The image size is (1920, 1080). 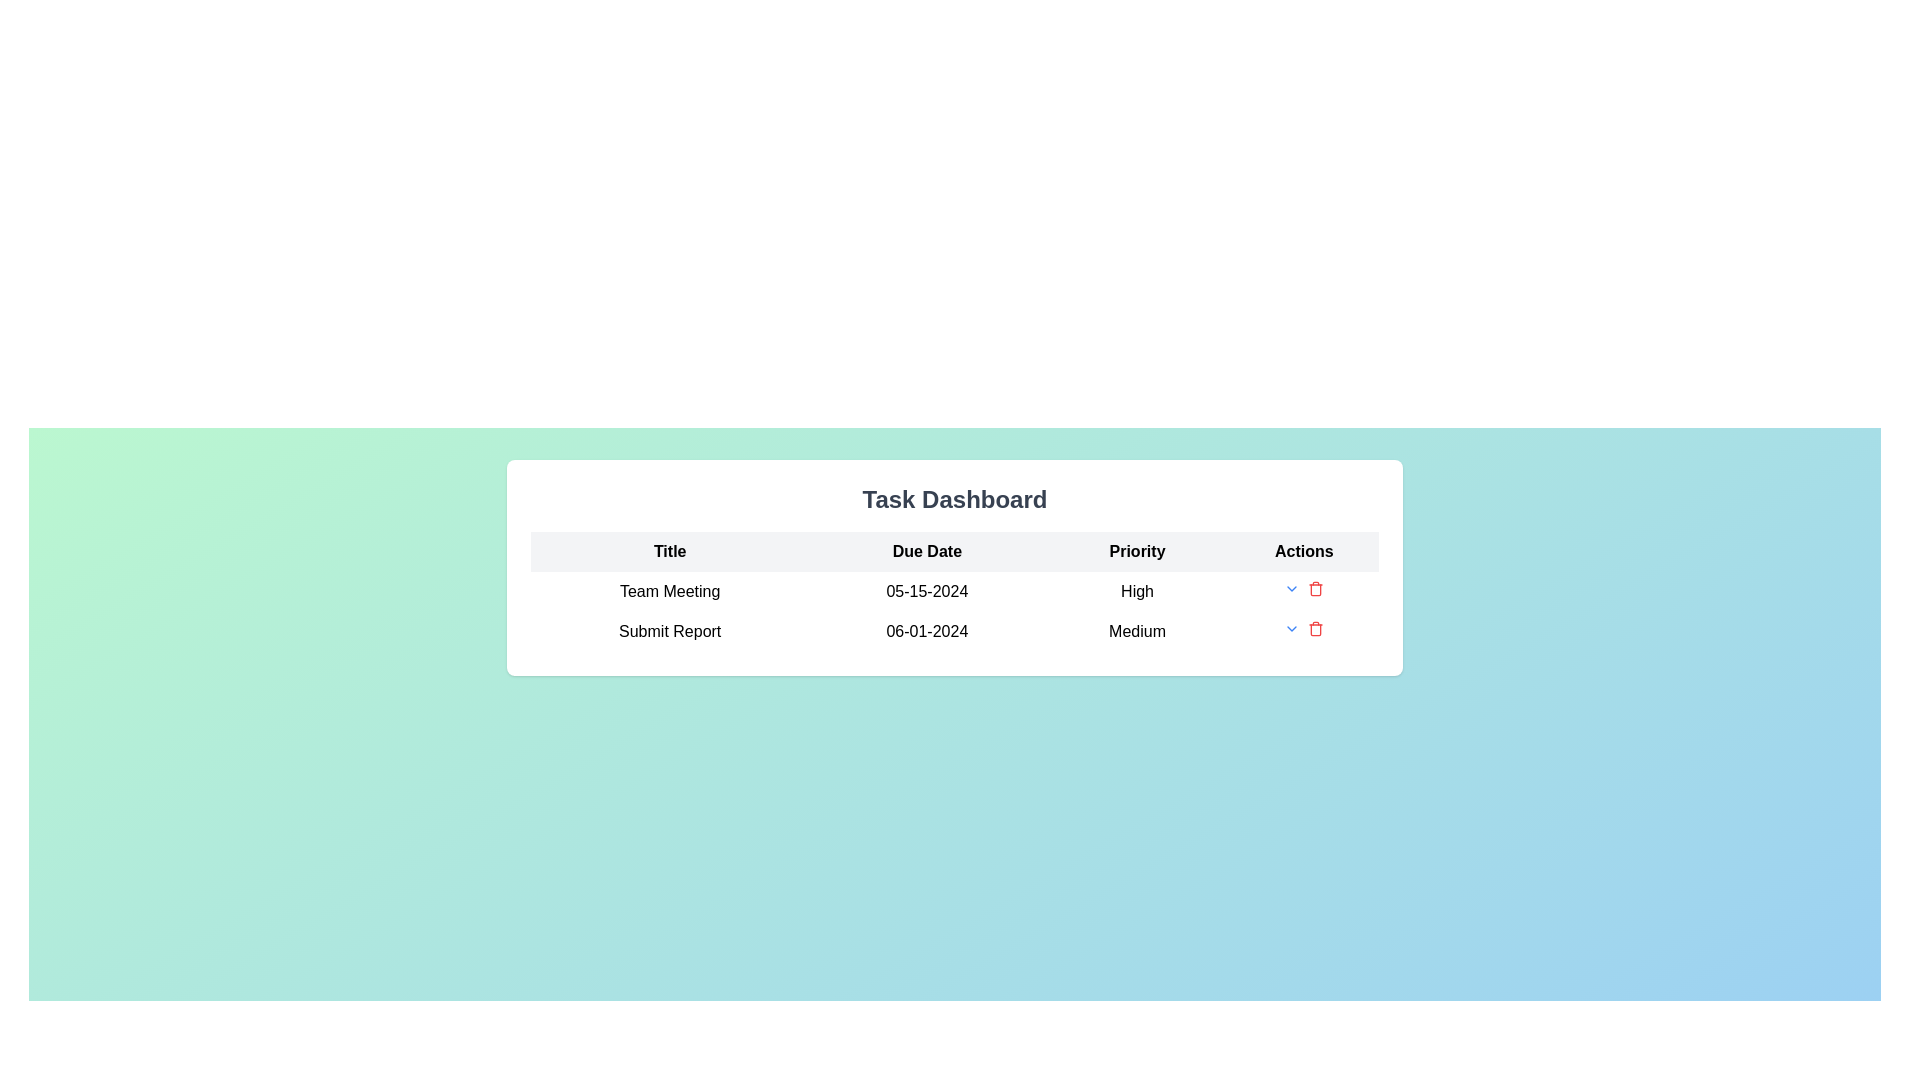 What do you see at coordinates (954, 590) in the screenshot?
I see `an individual row element in the task table located within the 'Task Dashboard'` at bounding box center [954, 590].